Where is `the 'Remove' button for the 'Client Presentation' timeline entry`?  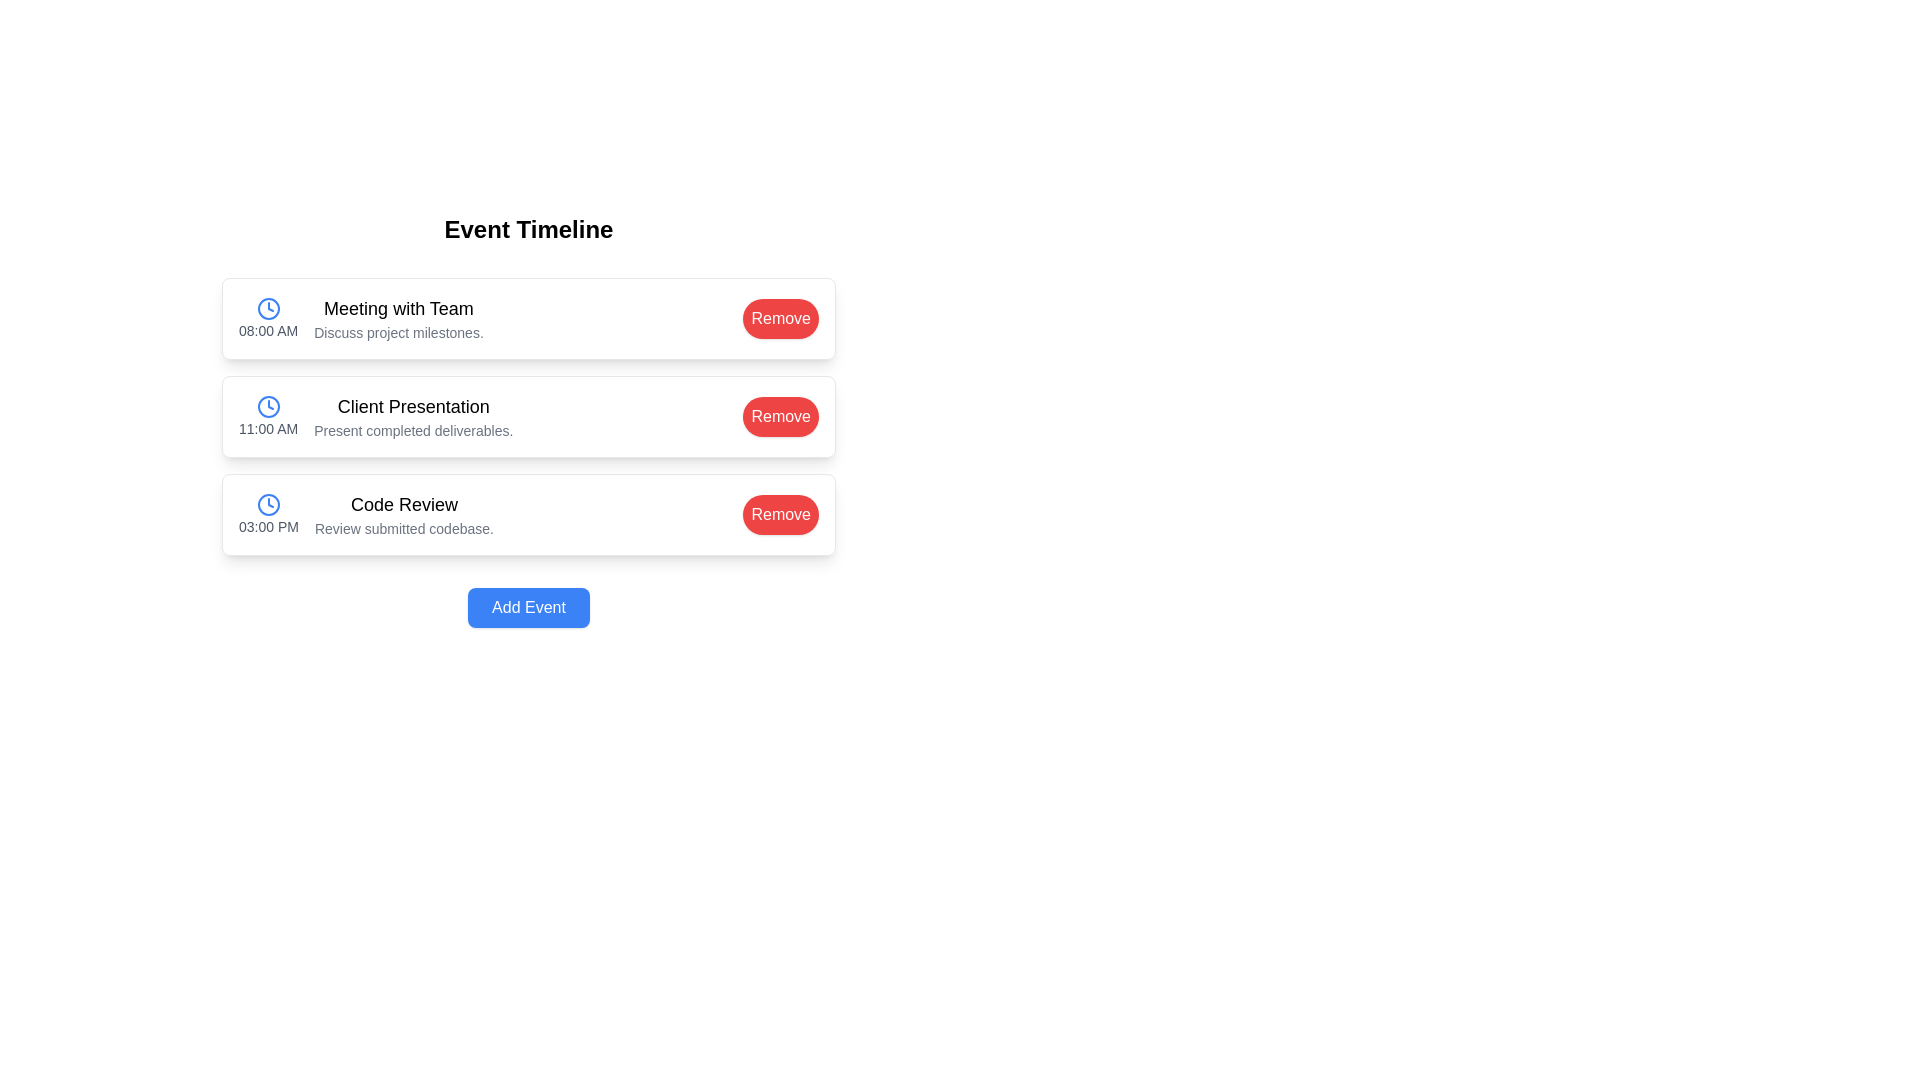
the 'Remove' button for the 'Client Presentation' timeline entry is located at coordinates (780, 415).